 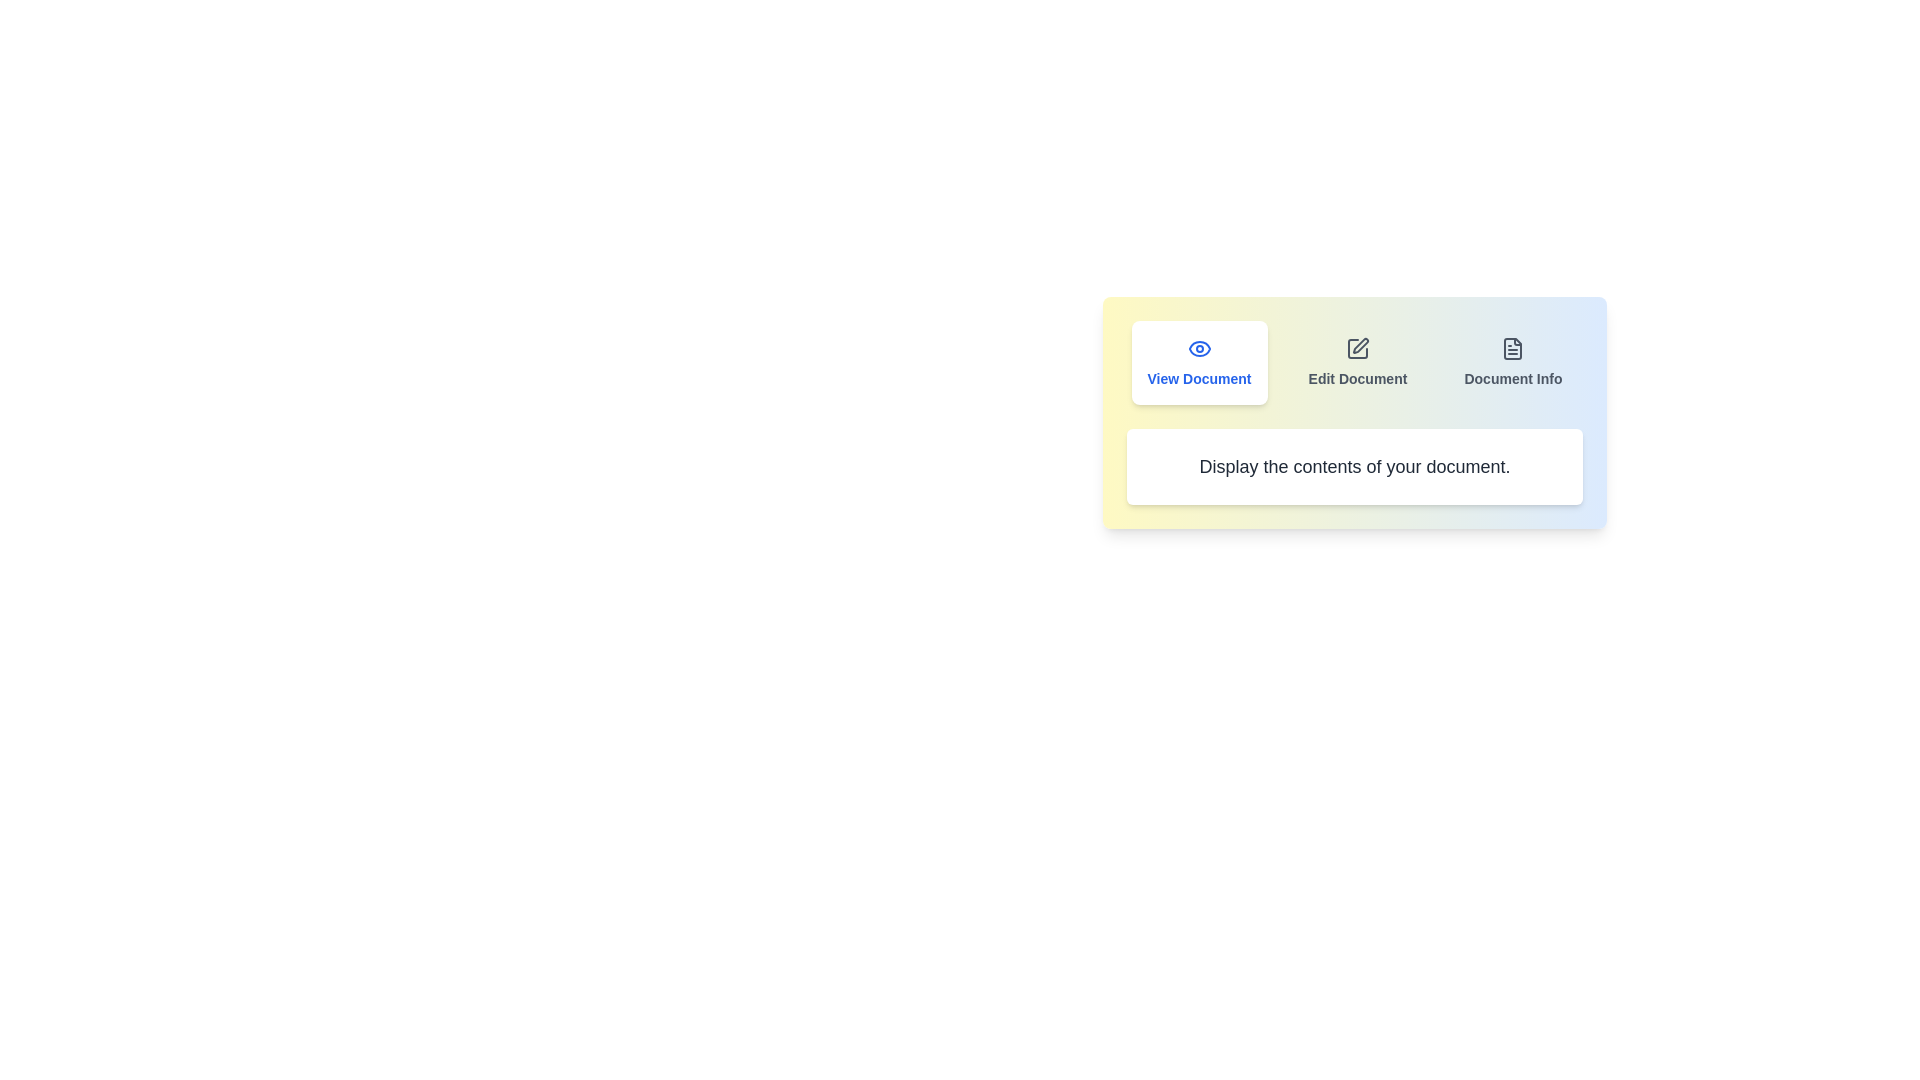 What do you see at coordinates (1513, 362) in the screenshot?
I see `the tab labeled Document Info` at bounding box center [1513, 362].